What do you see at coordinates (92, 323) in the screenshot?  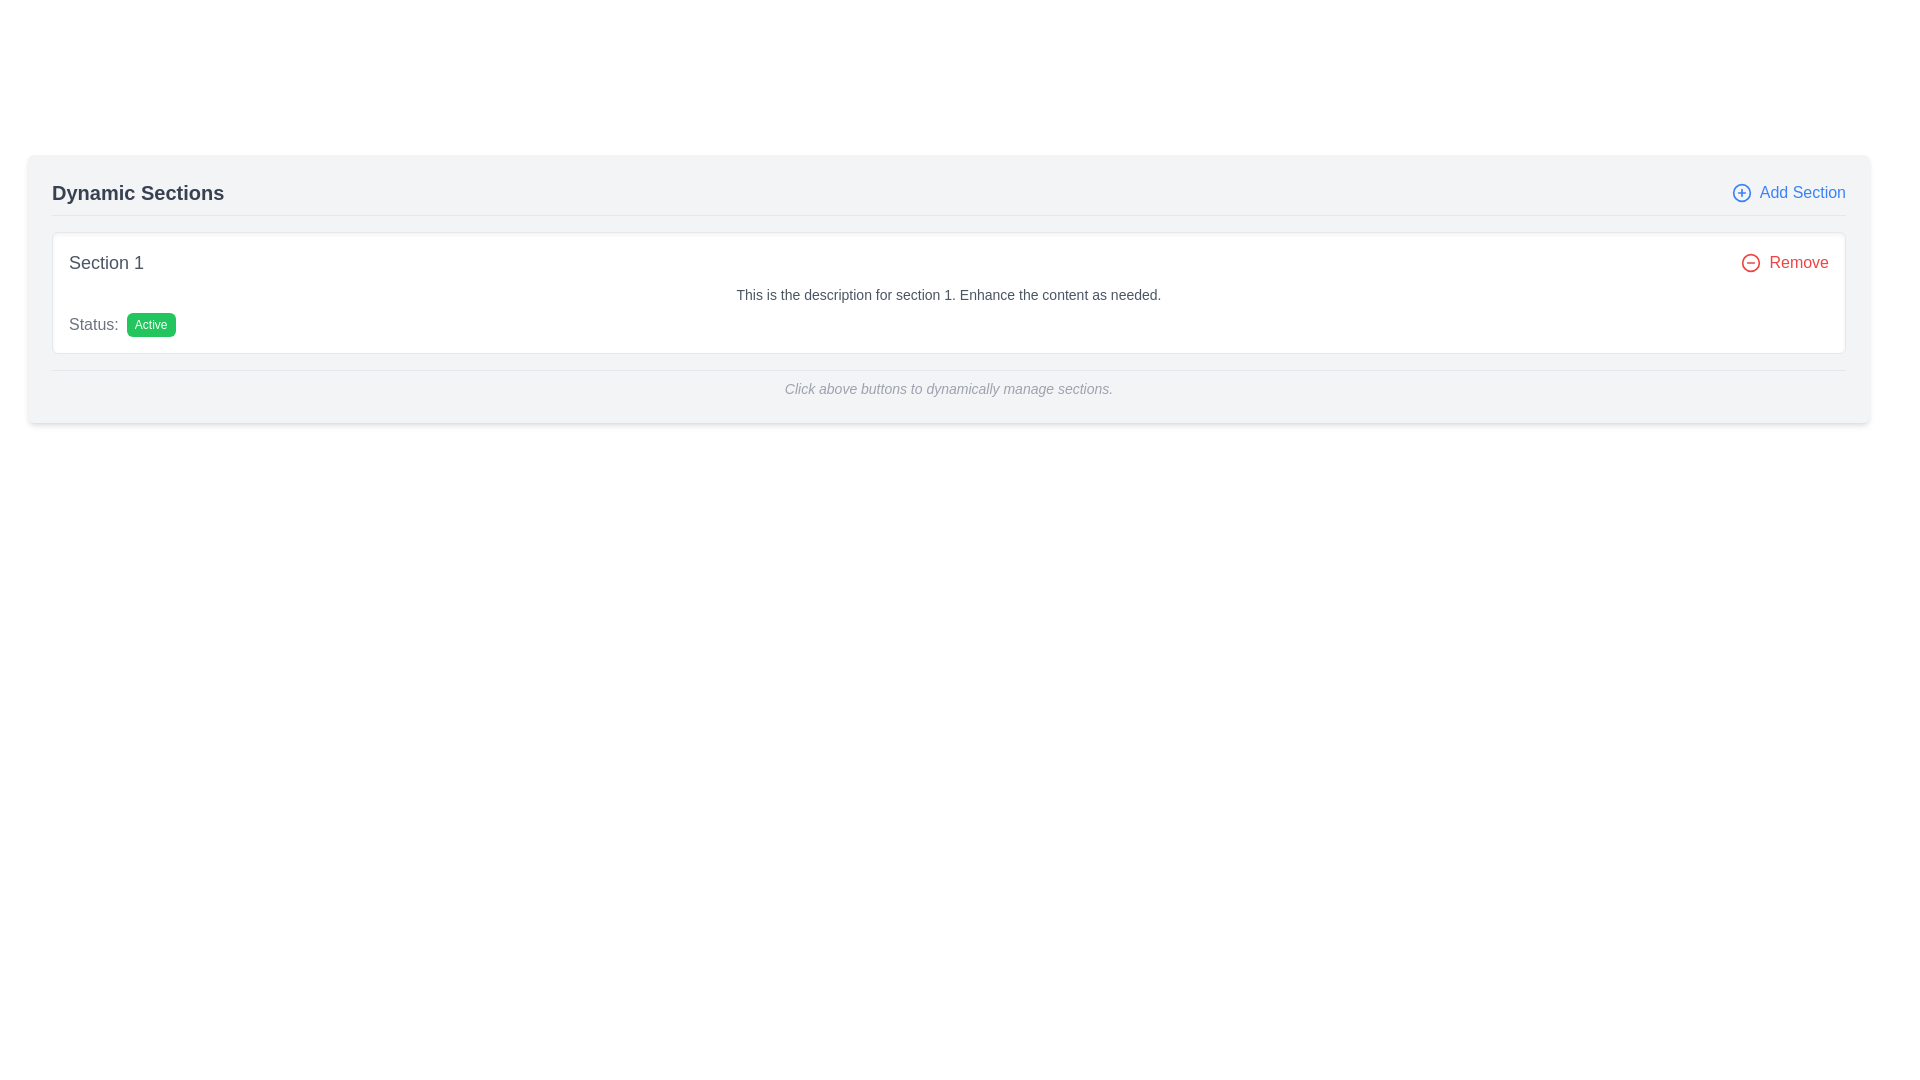 I see `the static text element labeled 'Status:' in gray font, located on the left side of the second line within 'Section 1'` at bounding box center [92, 323].